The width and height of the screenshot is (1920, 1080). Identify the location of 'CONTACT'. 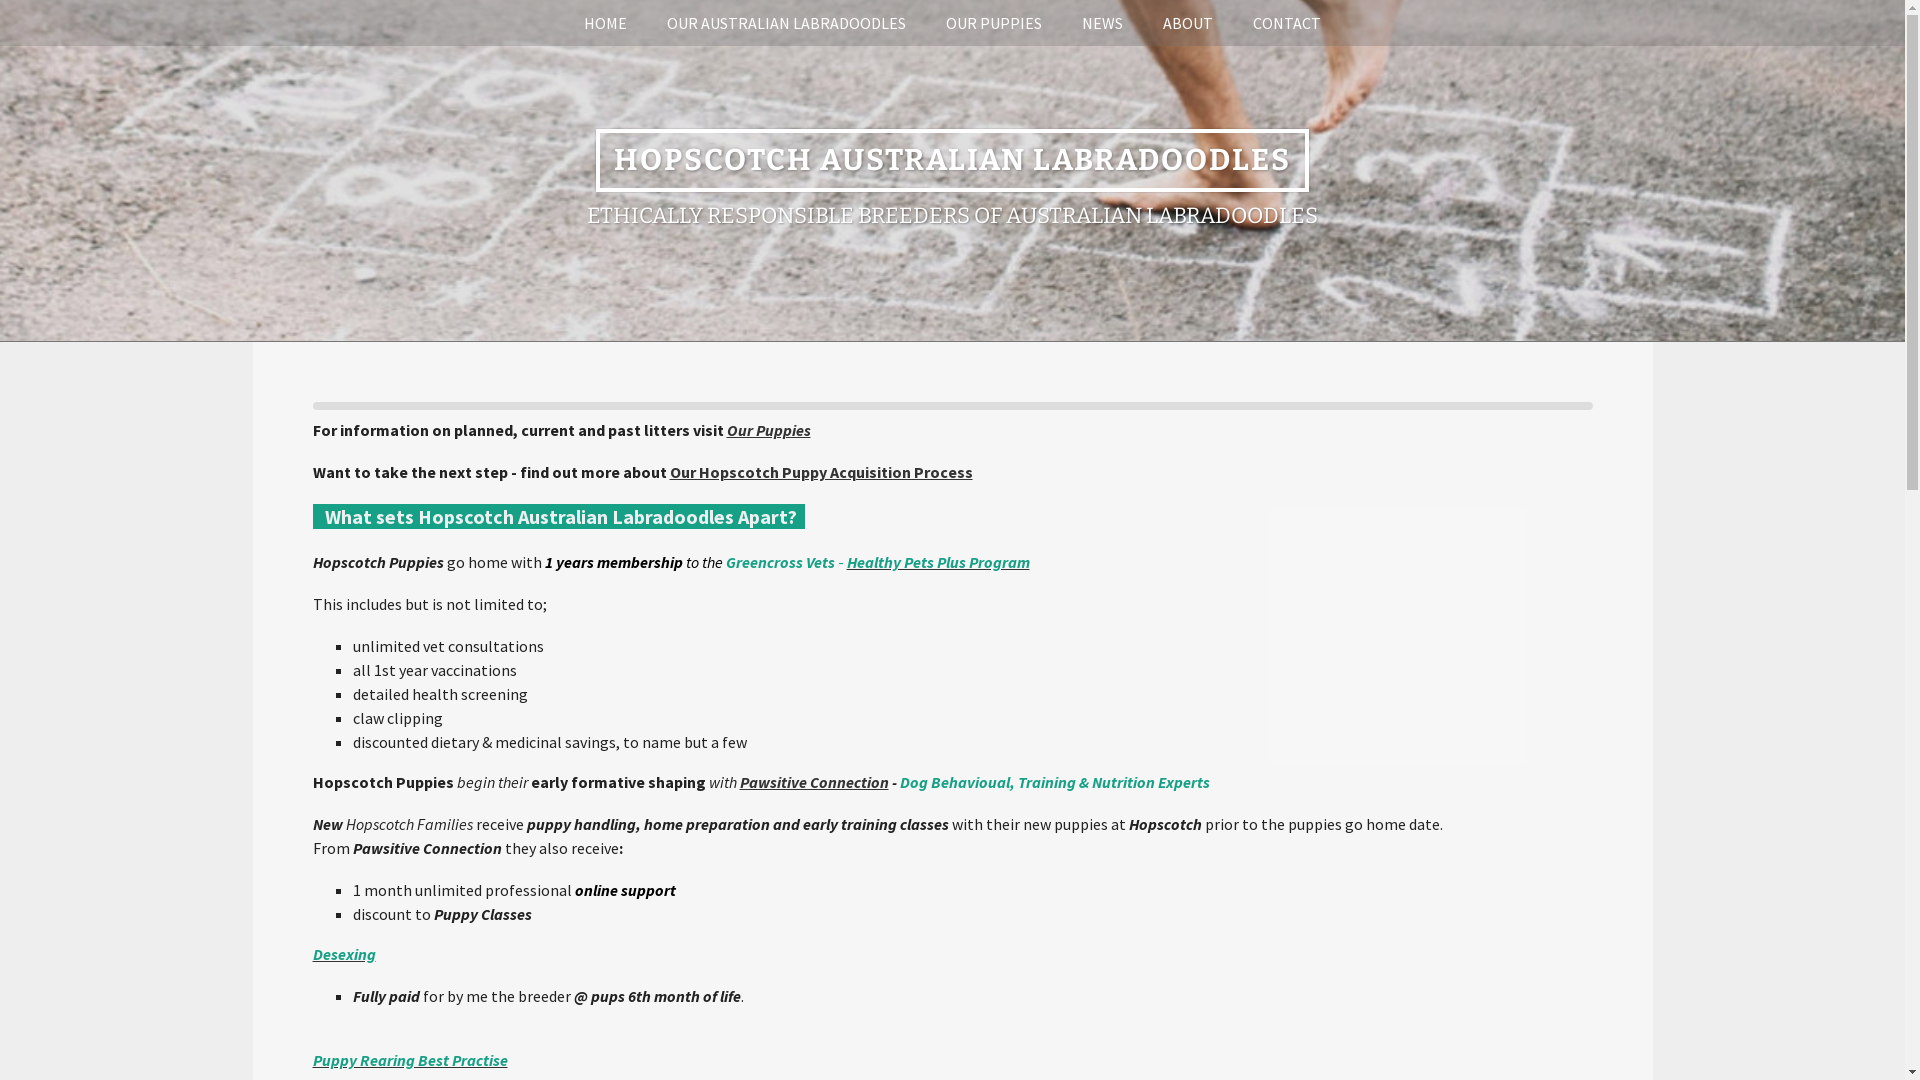
(1286, 23).